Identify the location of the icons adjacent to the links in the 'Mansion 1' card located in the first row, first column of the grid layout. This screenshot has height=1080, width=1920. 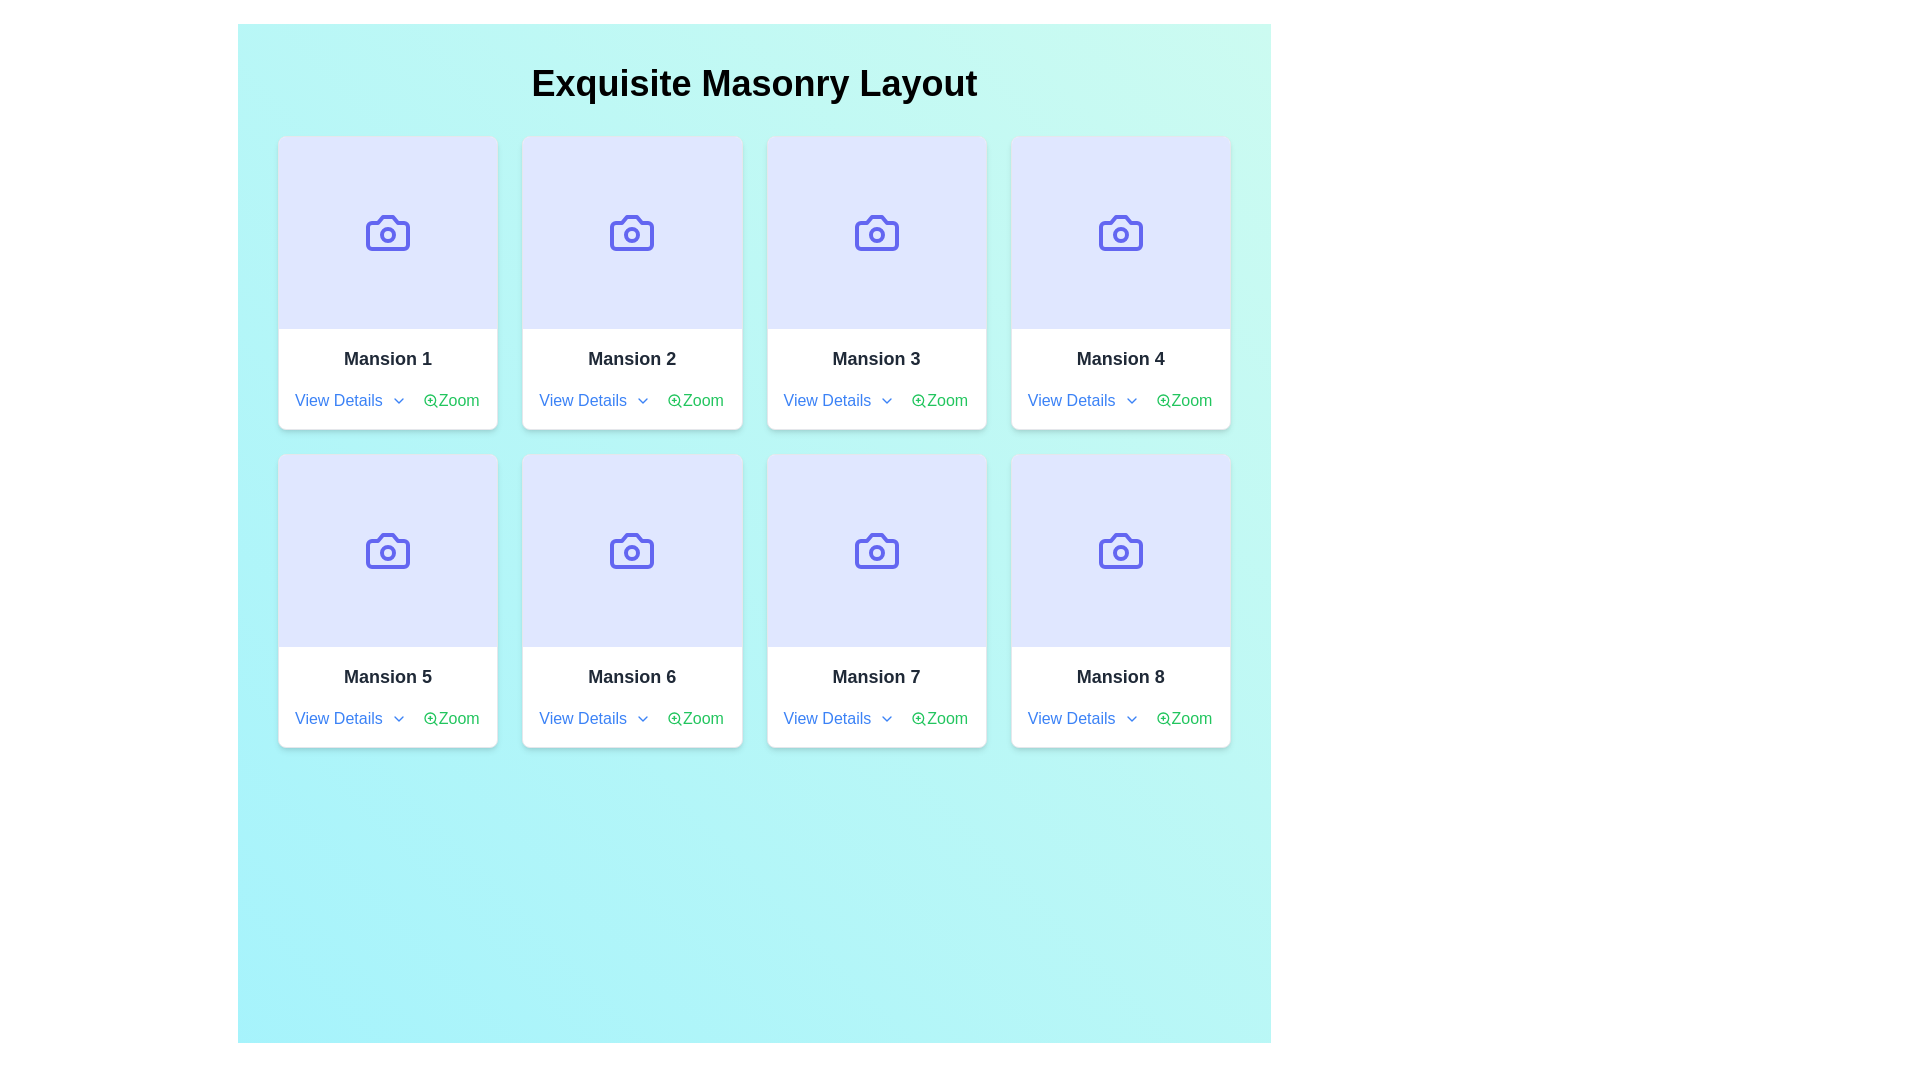
(388, 401).